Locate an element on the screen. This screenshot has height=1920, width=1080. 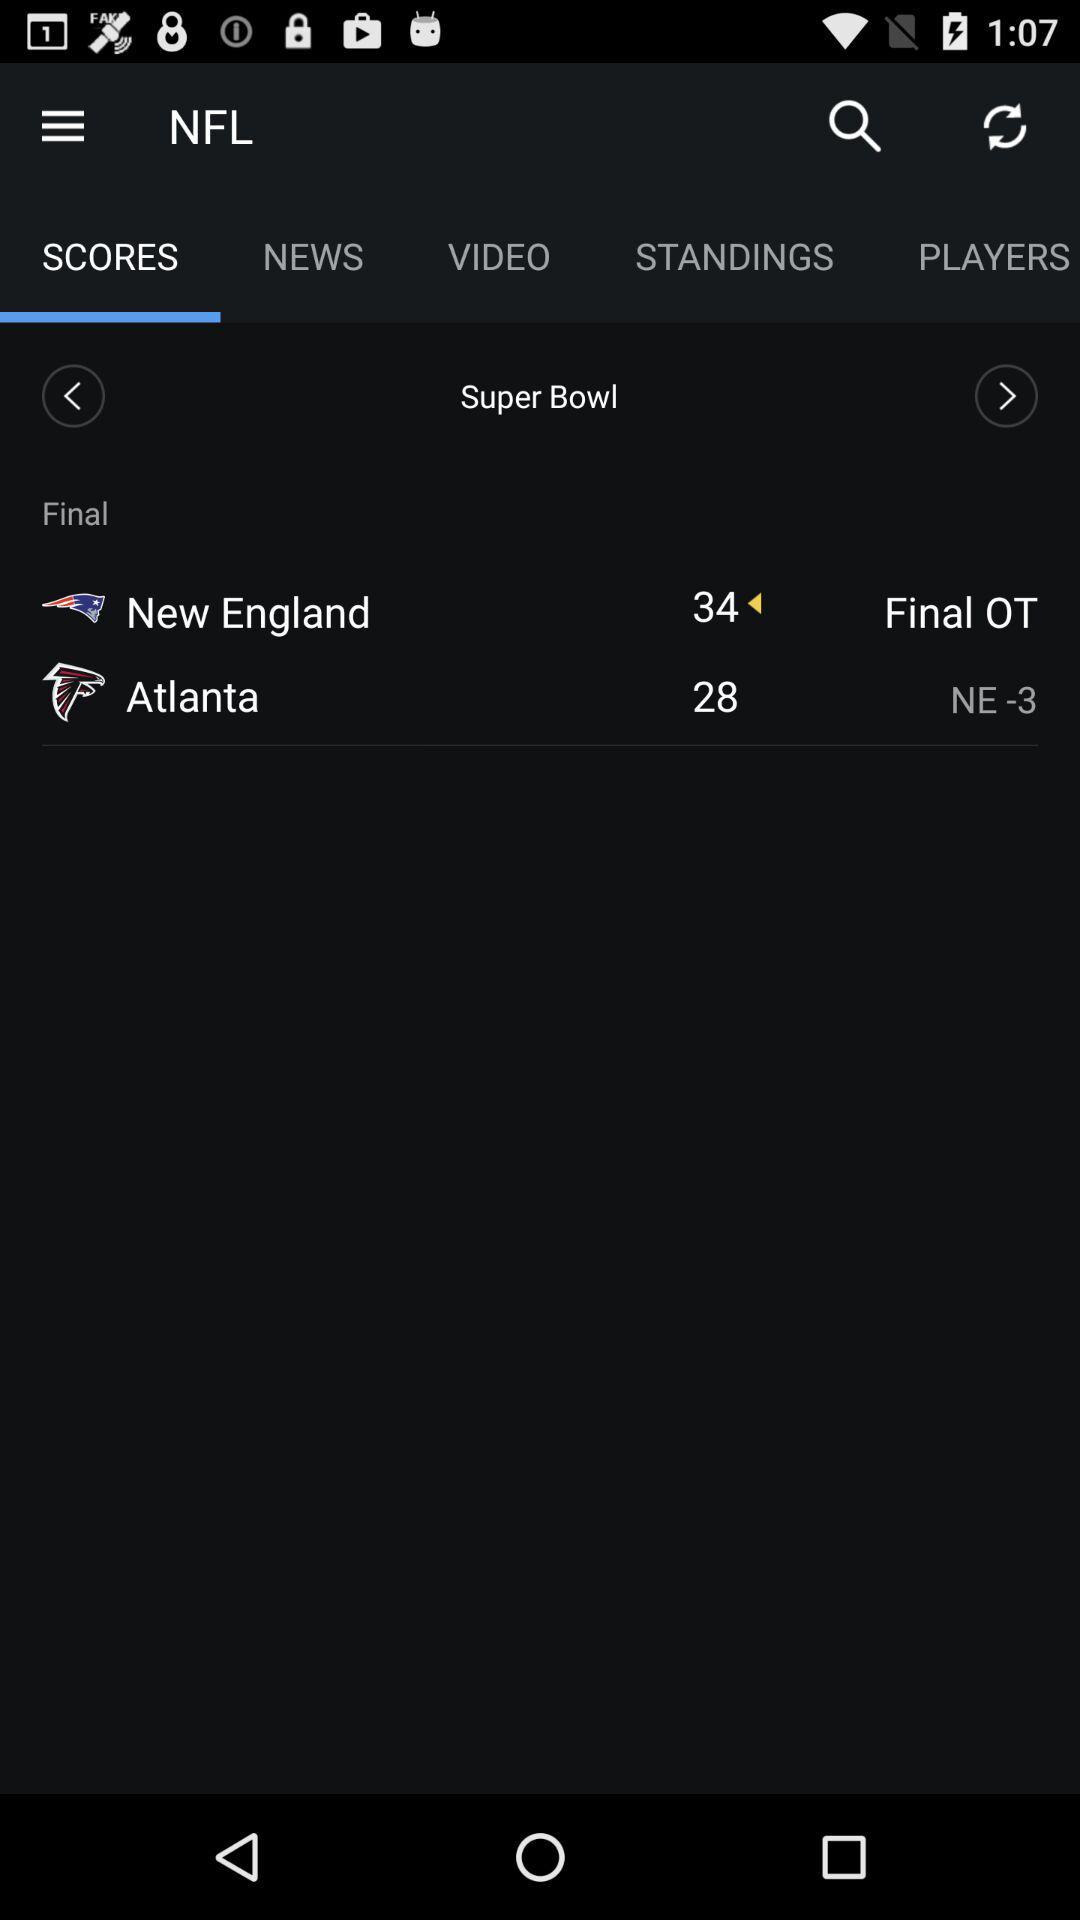
the refresh icon is located at coordinates (1005, 133).